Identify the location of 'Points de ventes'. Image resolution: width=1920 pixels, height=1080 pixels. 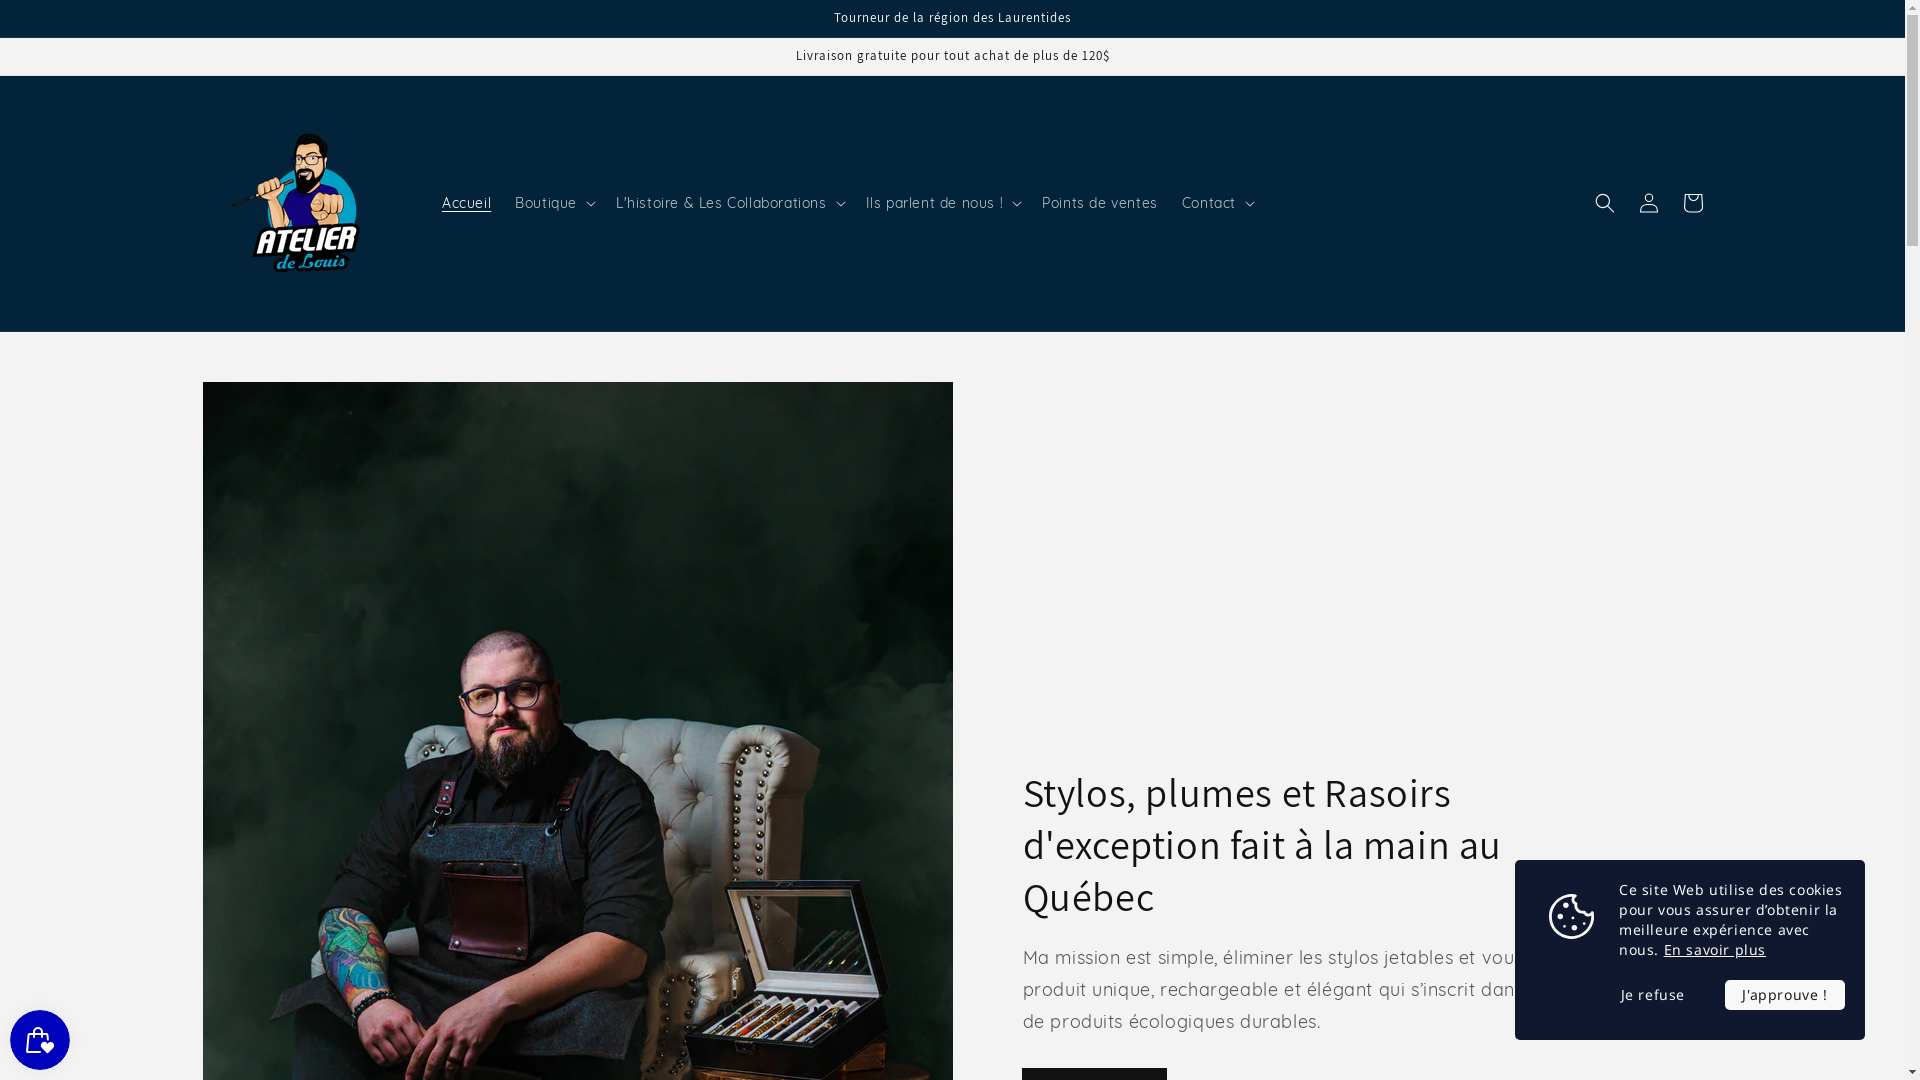
(1098, 203).